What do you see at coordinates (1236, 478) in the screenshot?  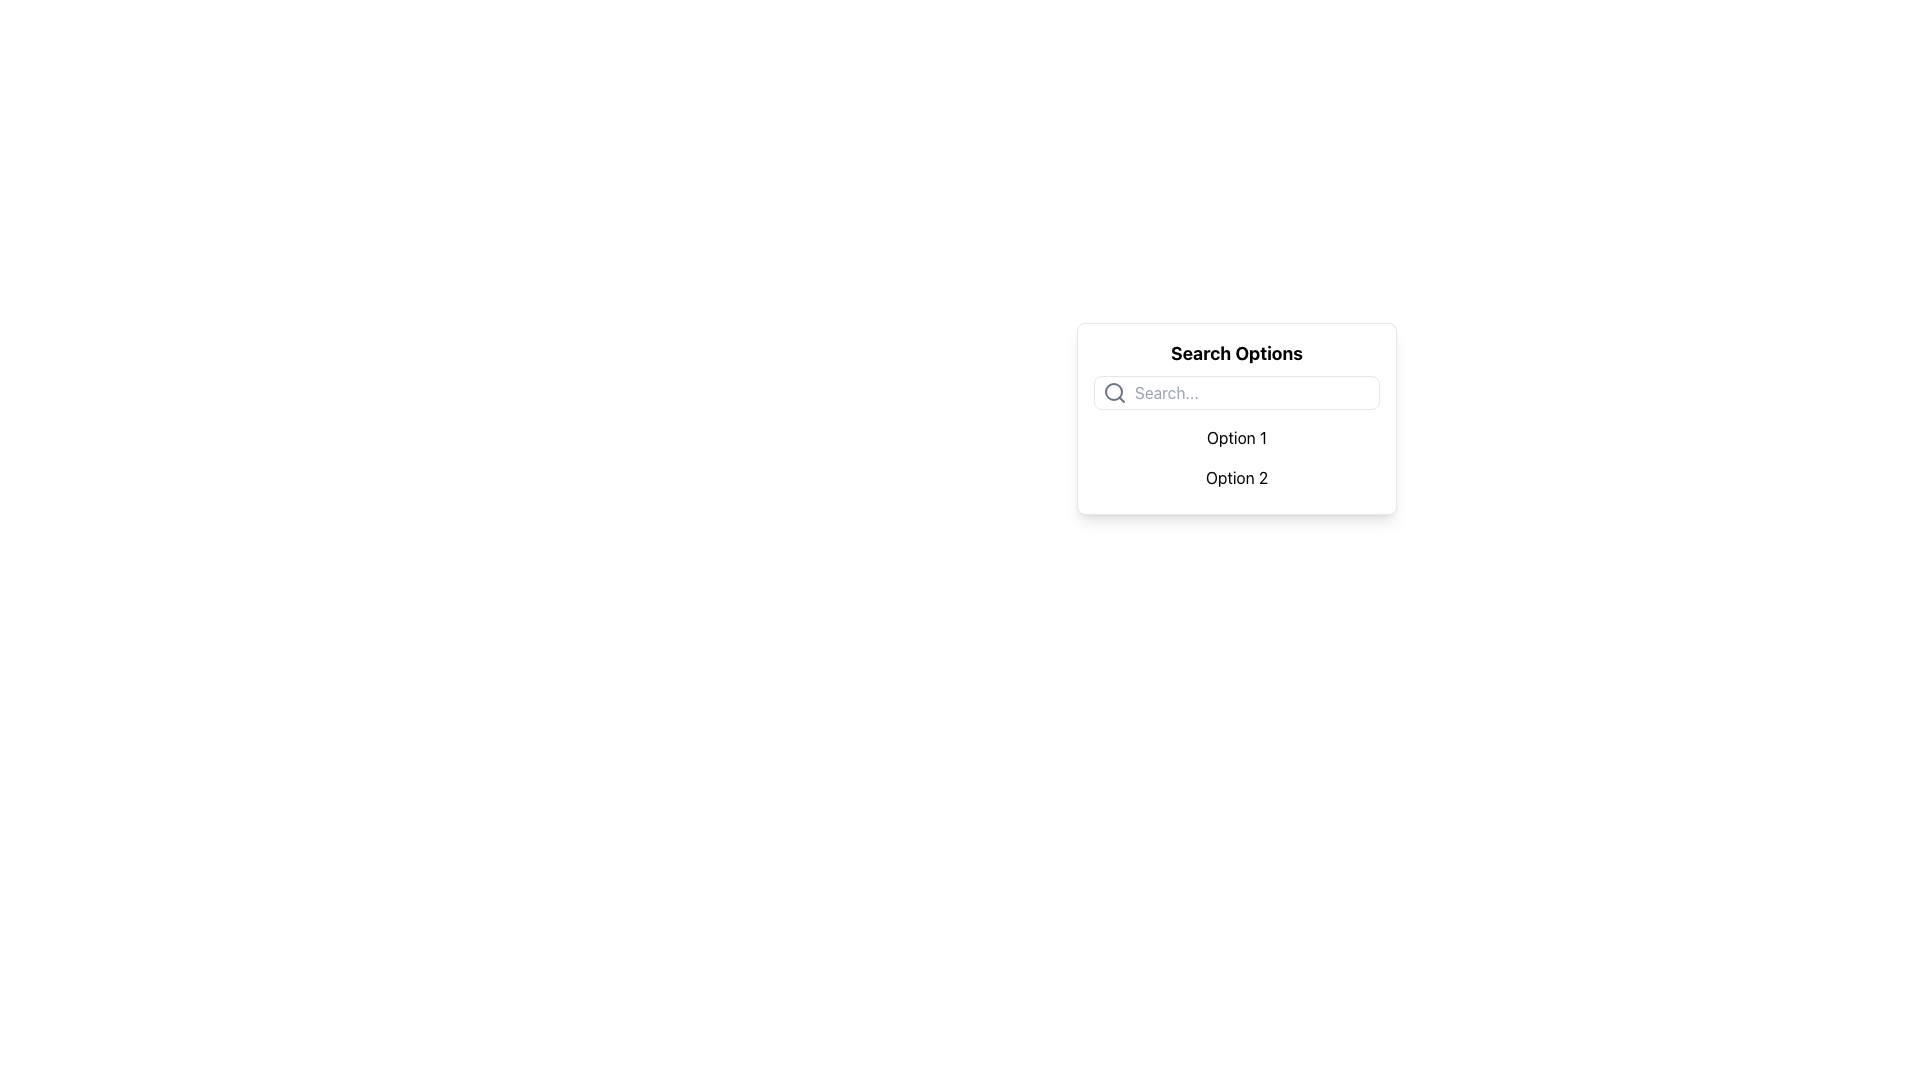 I see `the second item in the dropdown menu located beneath the search bar` at bounding box center [1236, 478].